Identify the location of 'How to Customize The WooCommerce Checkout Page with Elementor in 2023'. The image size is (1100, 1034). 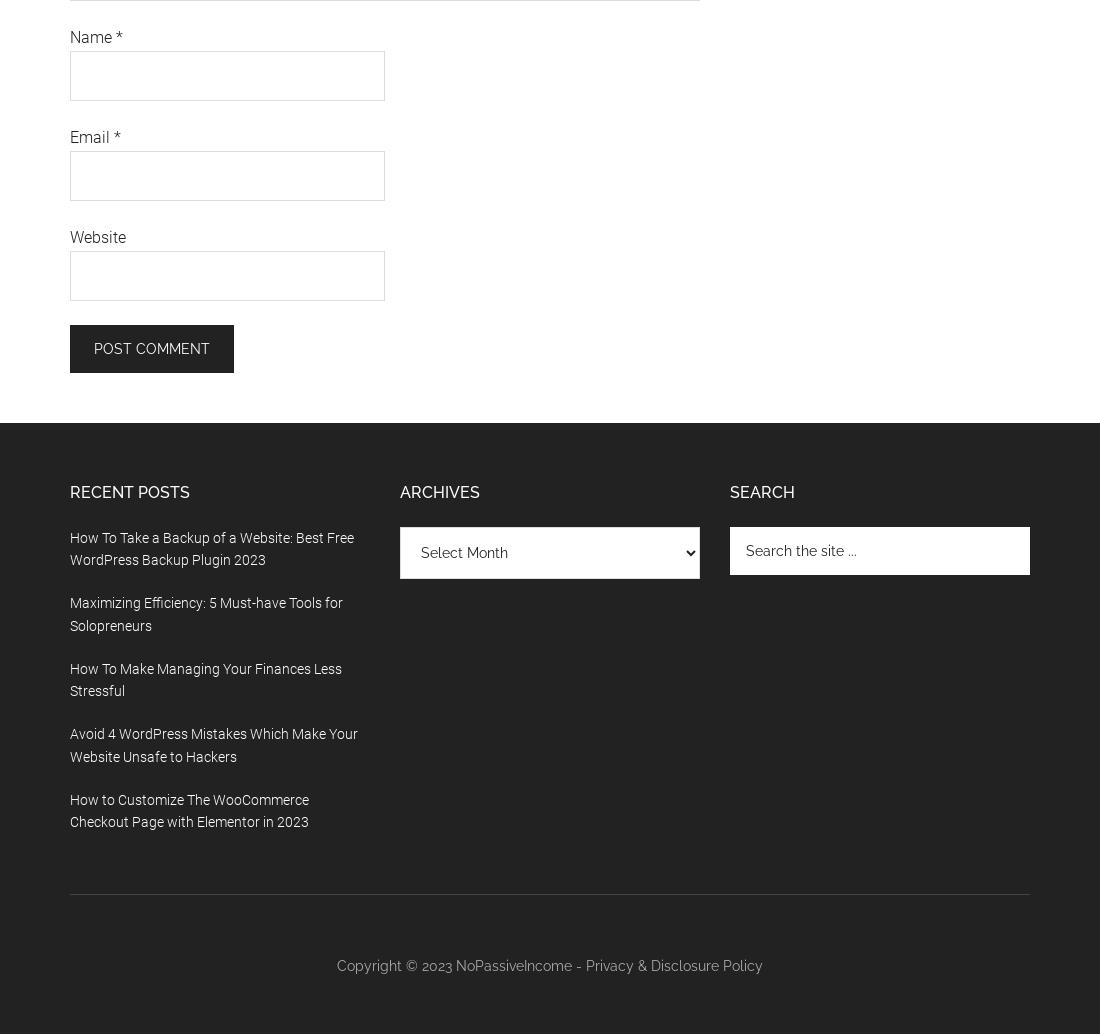
(188, 809).